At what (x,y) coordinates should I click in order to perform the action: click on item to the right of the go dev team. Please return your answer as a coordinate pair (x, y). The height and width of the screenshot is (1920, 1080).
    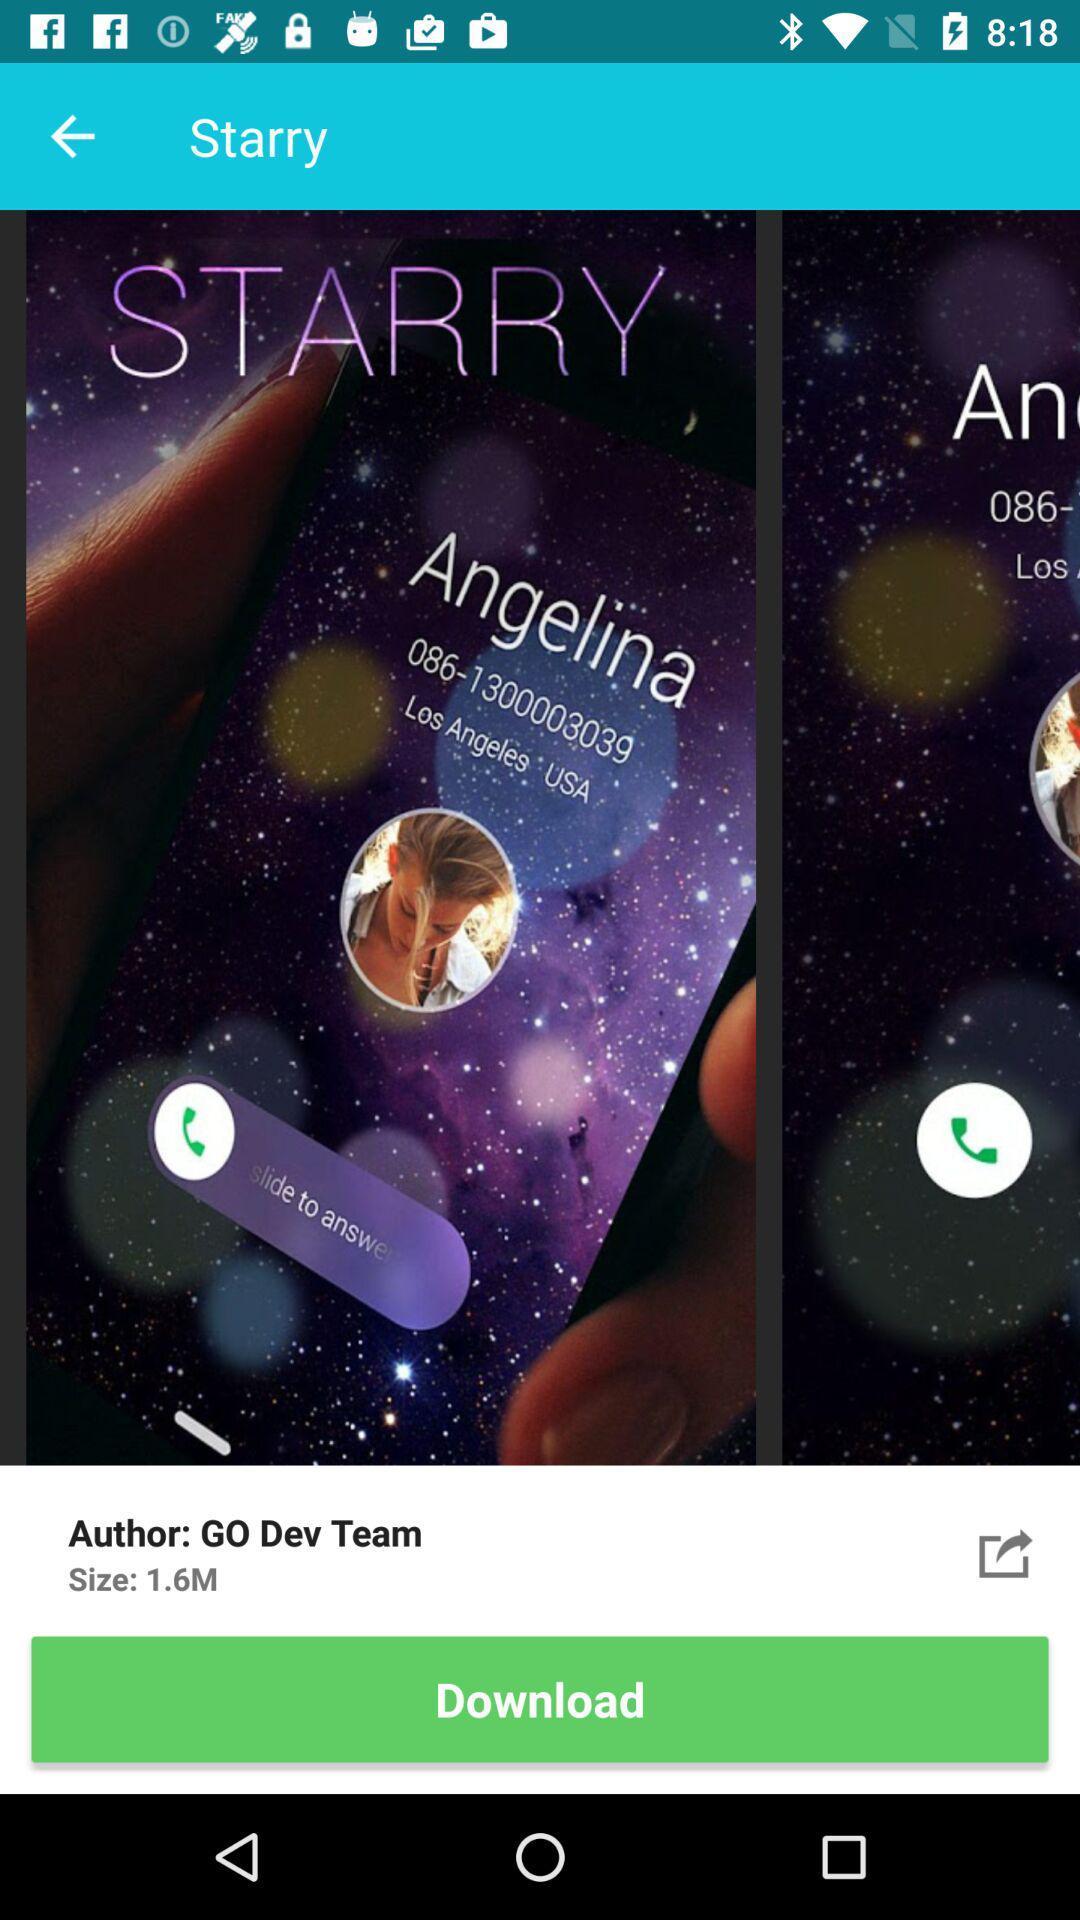
    Looking at the image, I should click on (1006, 1552).